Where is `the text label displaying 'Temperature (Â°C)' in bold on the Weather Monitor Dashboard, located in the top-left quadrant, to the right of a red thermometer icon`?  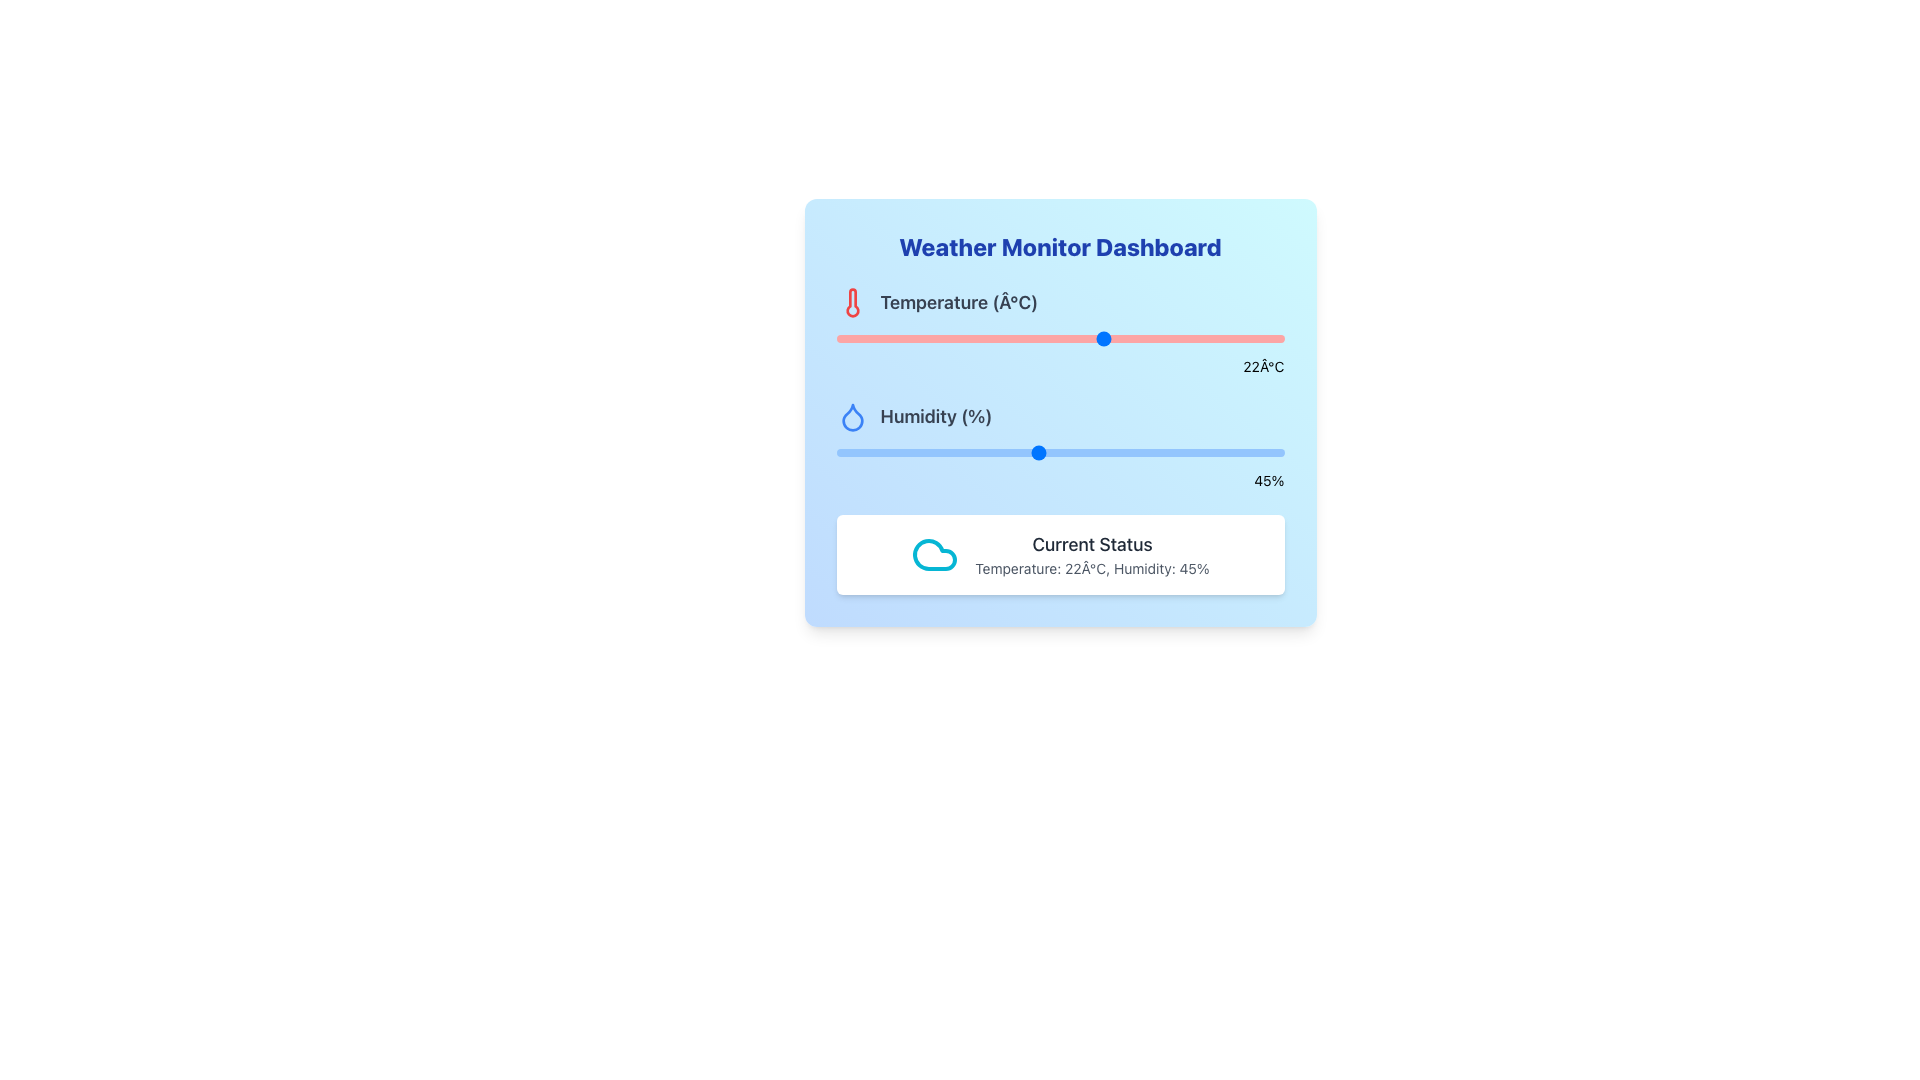 the text label displaying 'Temperature (Â°C)' in bold on the Weather Monitor Dashboard, located in the top-left quadrant, to the right of a red thermometer icon is located at coordinates (958, 303).